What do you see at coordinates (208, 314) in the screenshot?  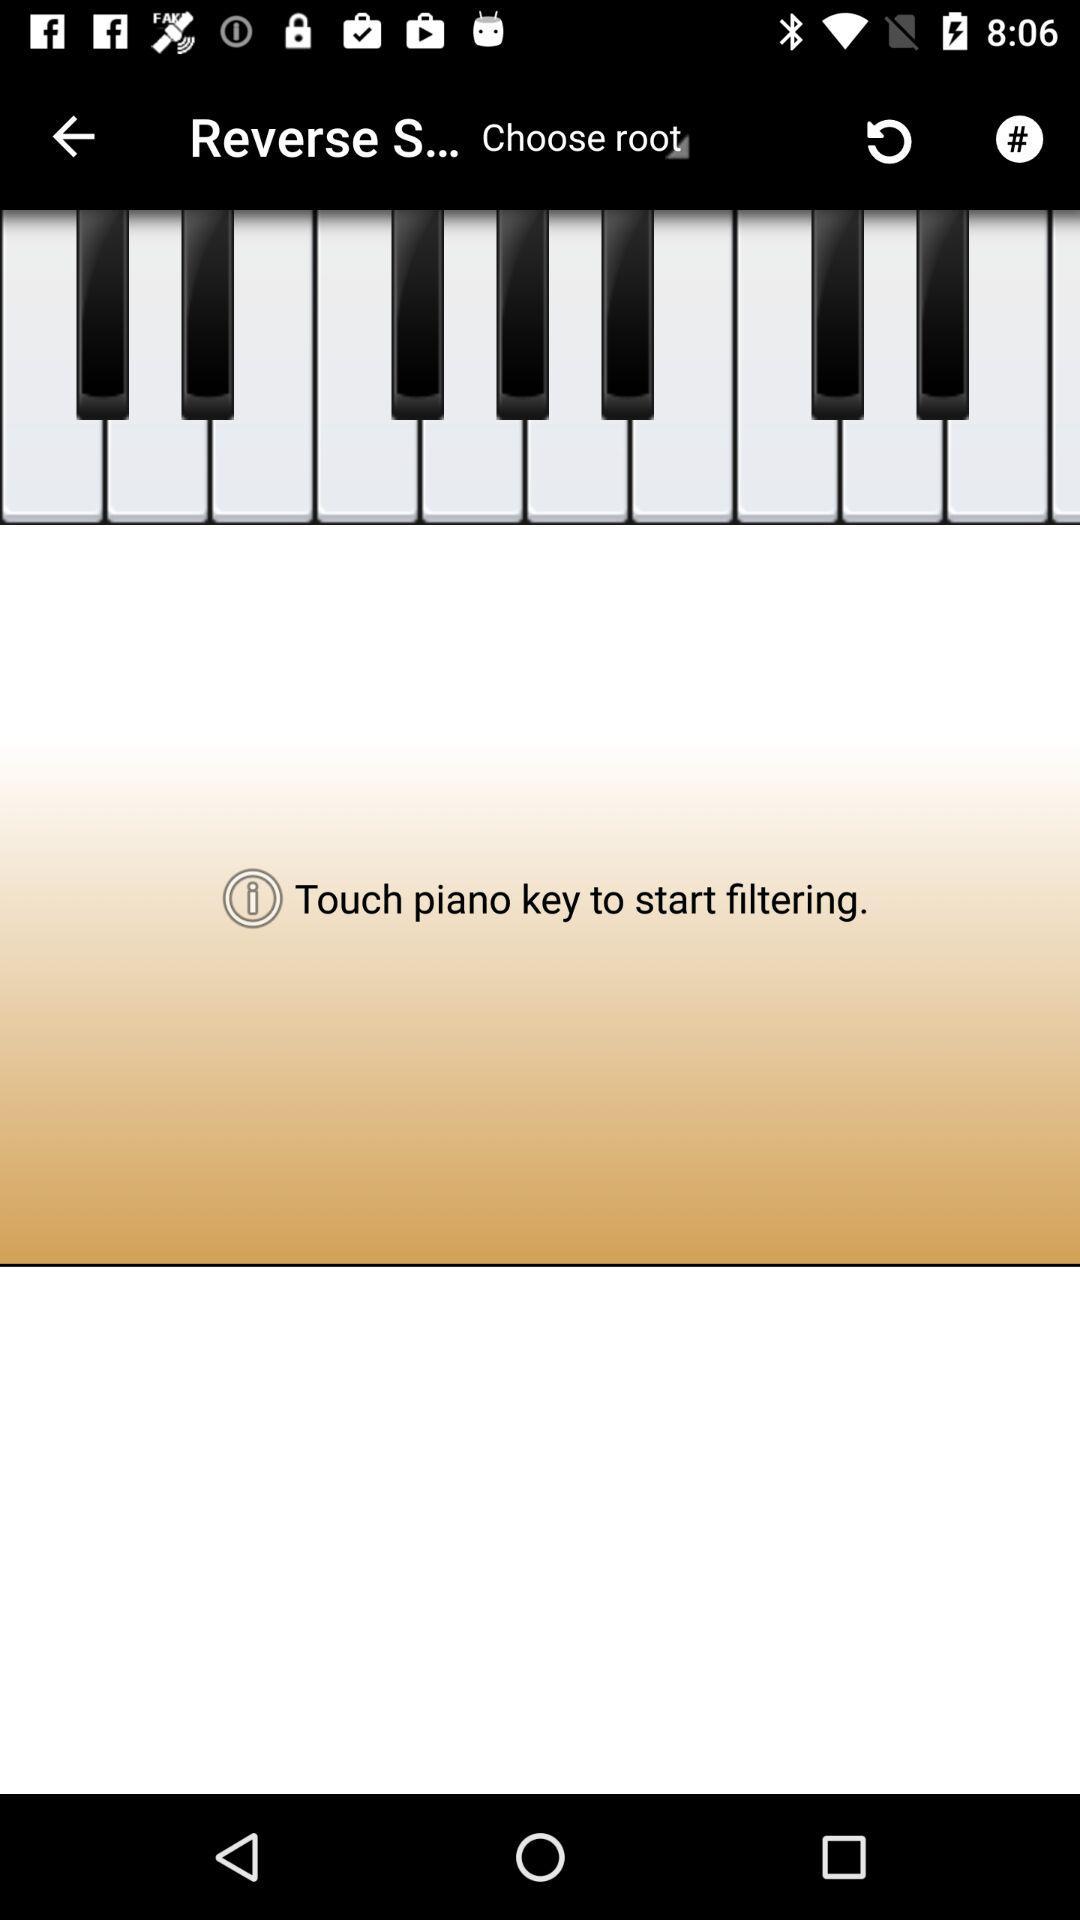 I see `the second black colour tile from the left hand side` at bounding box center [208, 314].